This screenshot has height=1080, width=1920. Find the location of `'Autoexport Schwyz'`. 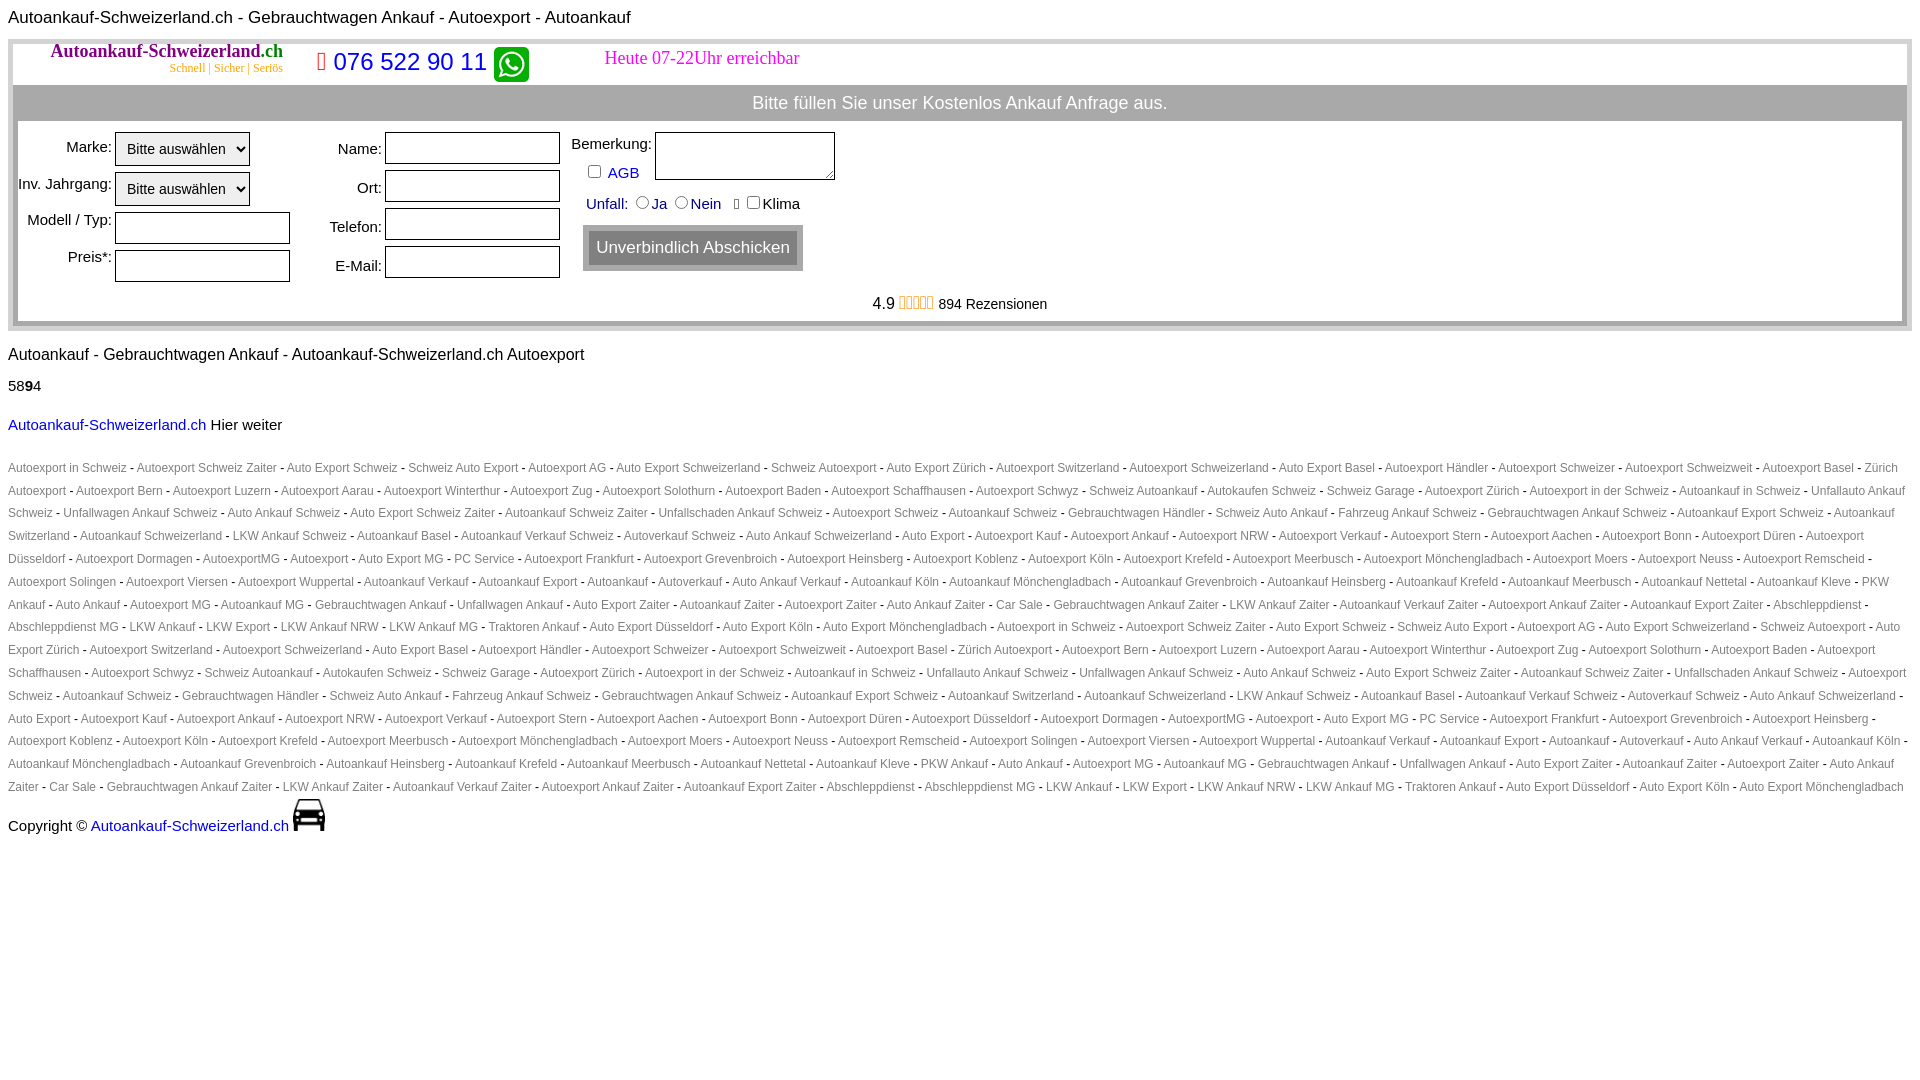

'Autoexport Schwyz' is located at coordinates (1027, 490).